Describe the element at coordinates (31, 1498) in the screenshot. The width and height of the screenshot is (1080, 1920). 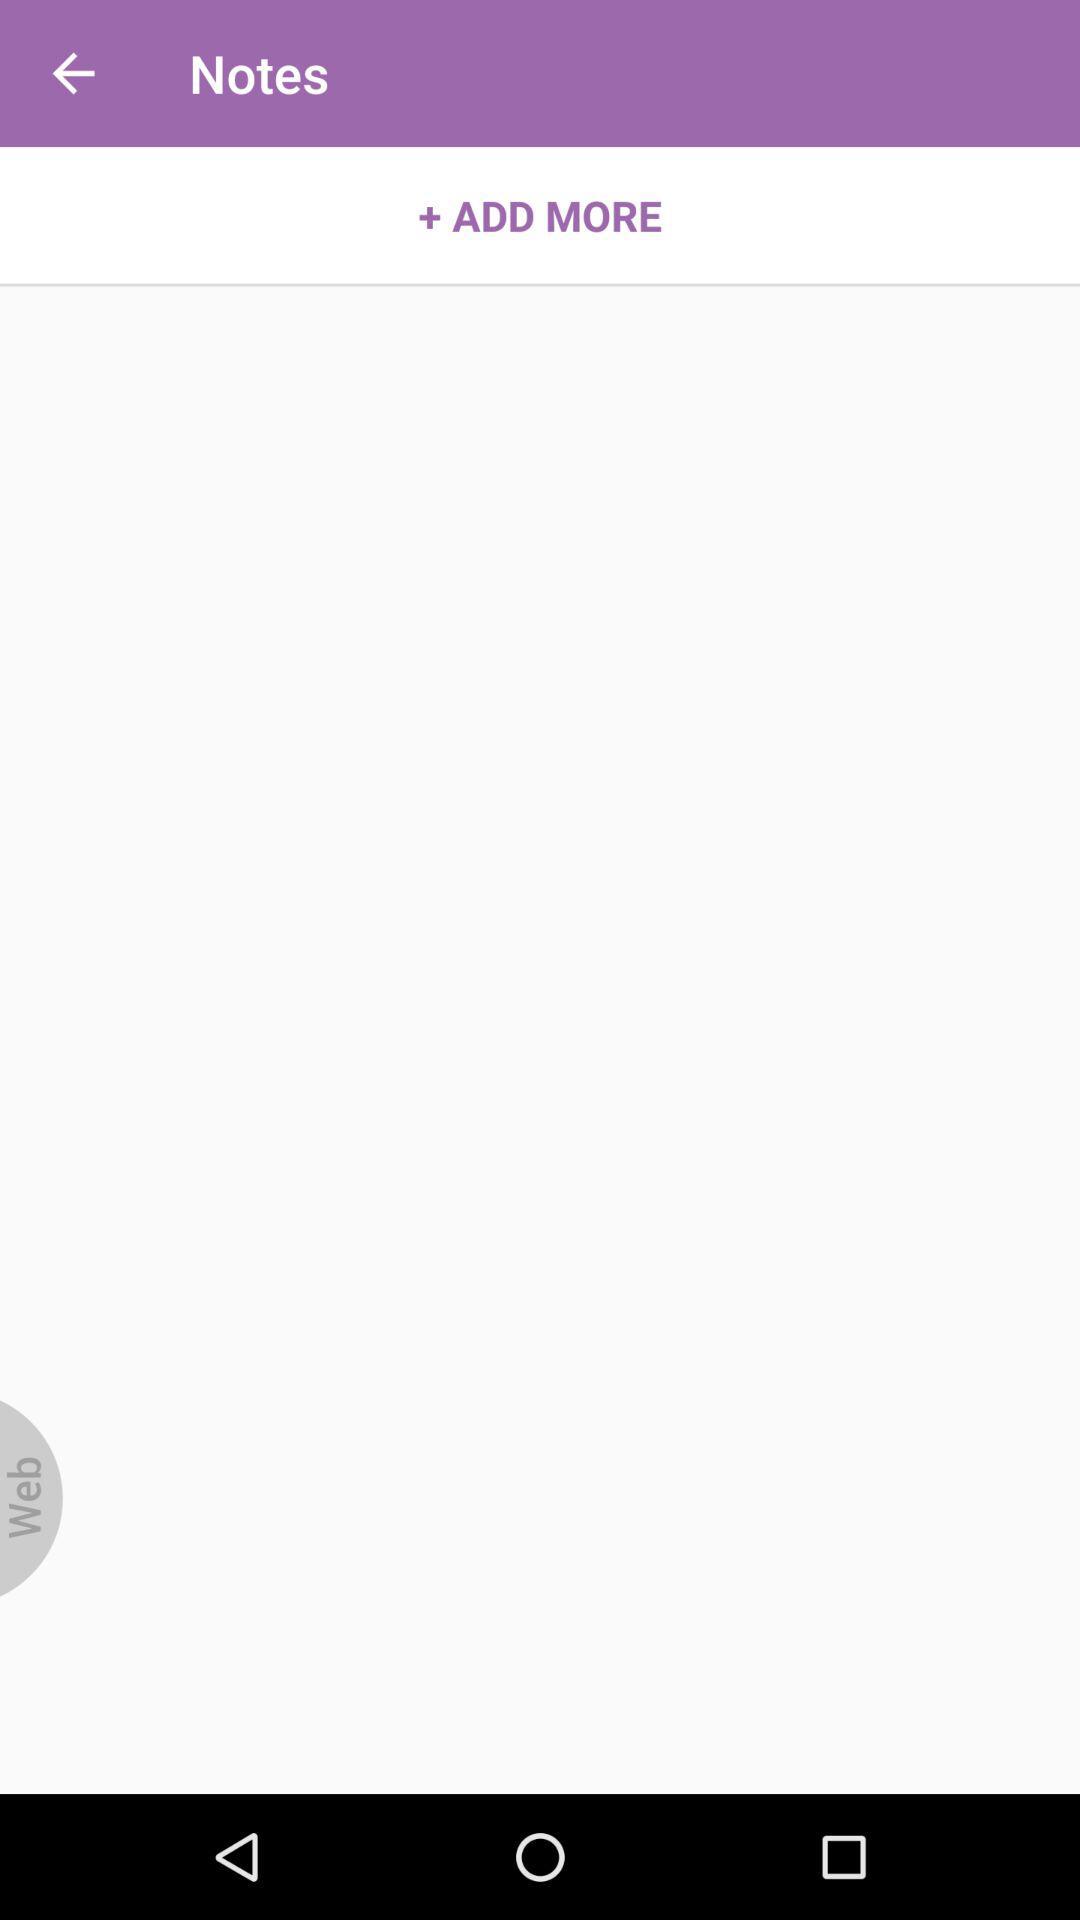
I see `web` at that location.